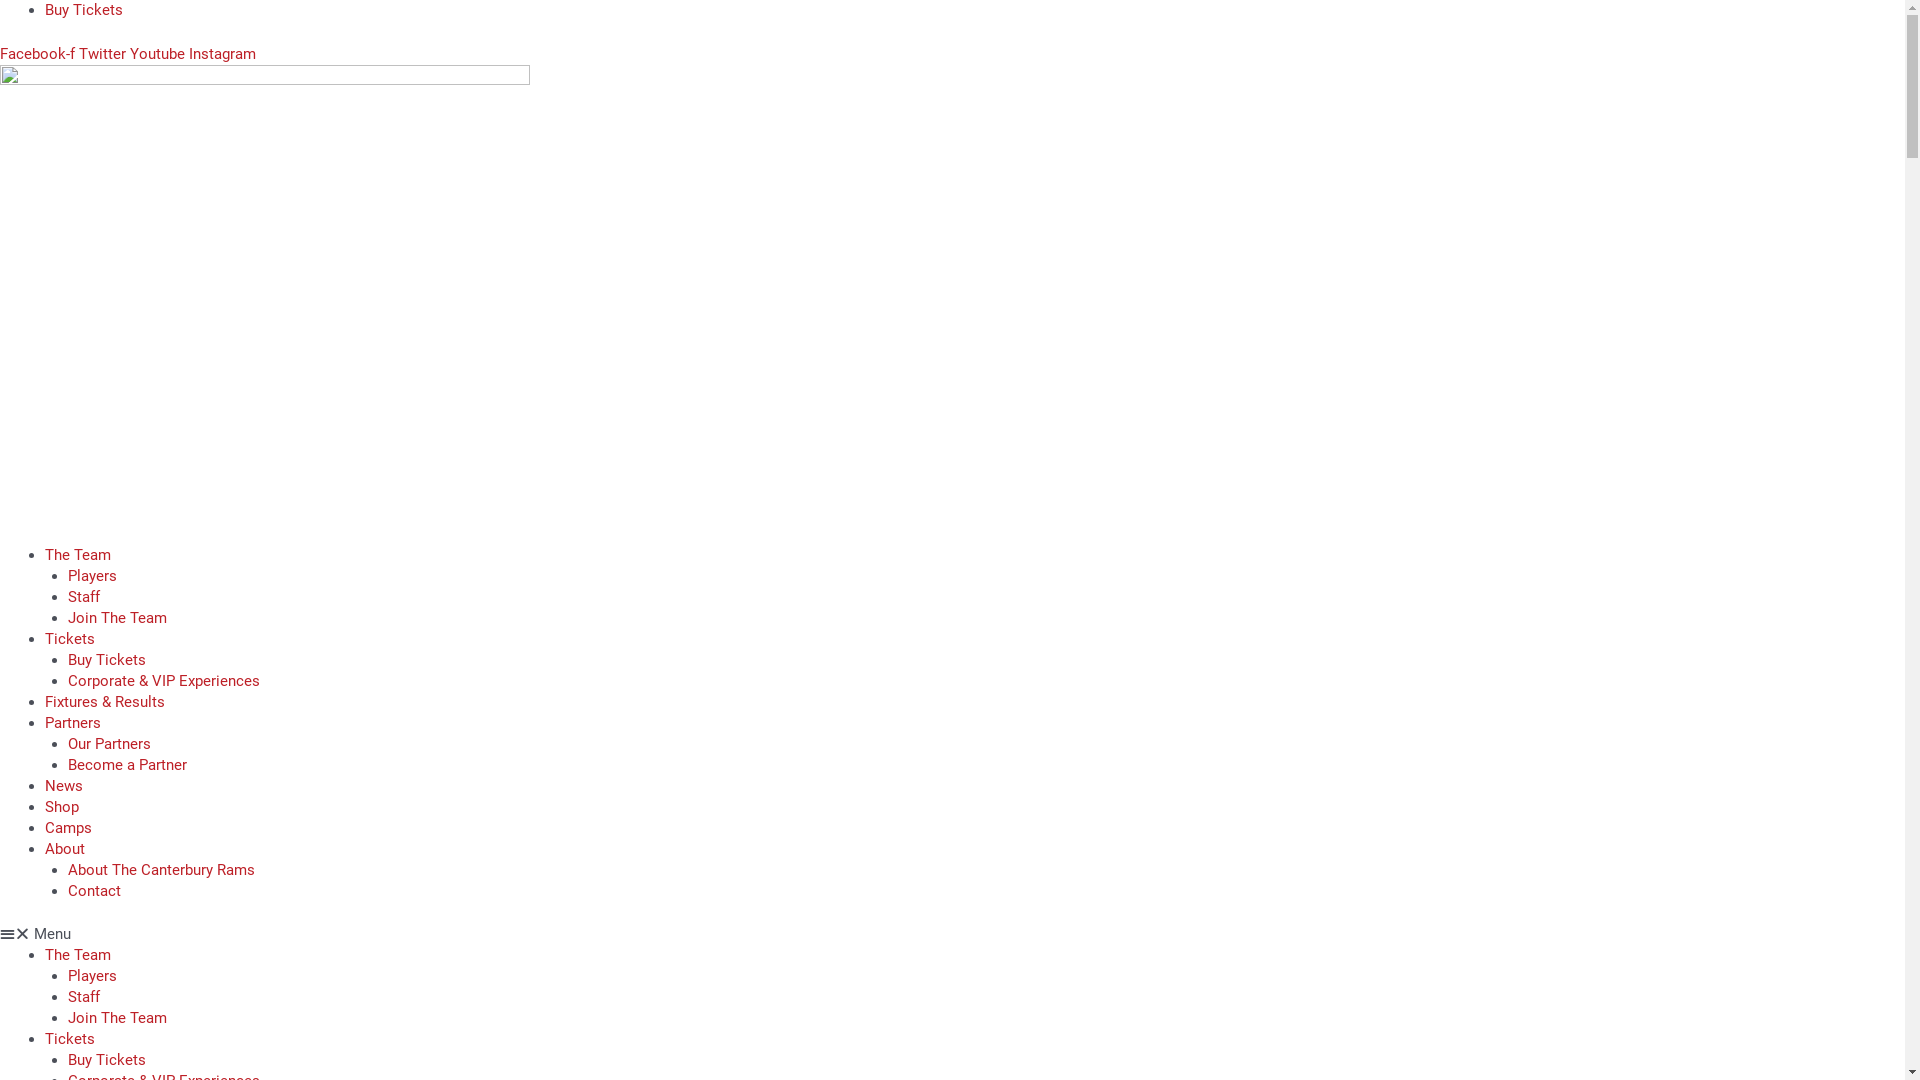  I want to click on 'Youtube', so click(158, 52).